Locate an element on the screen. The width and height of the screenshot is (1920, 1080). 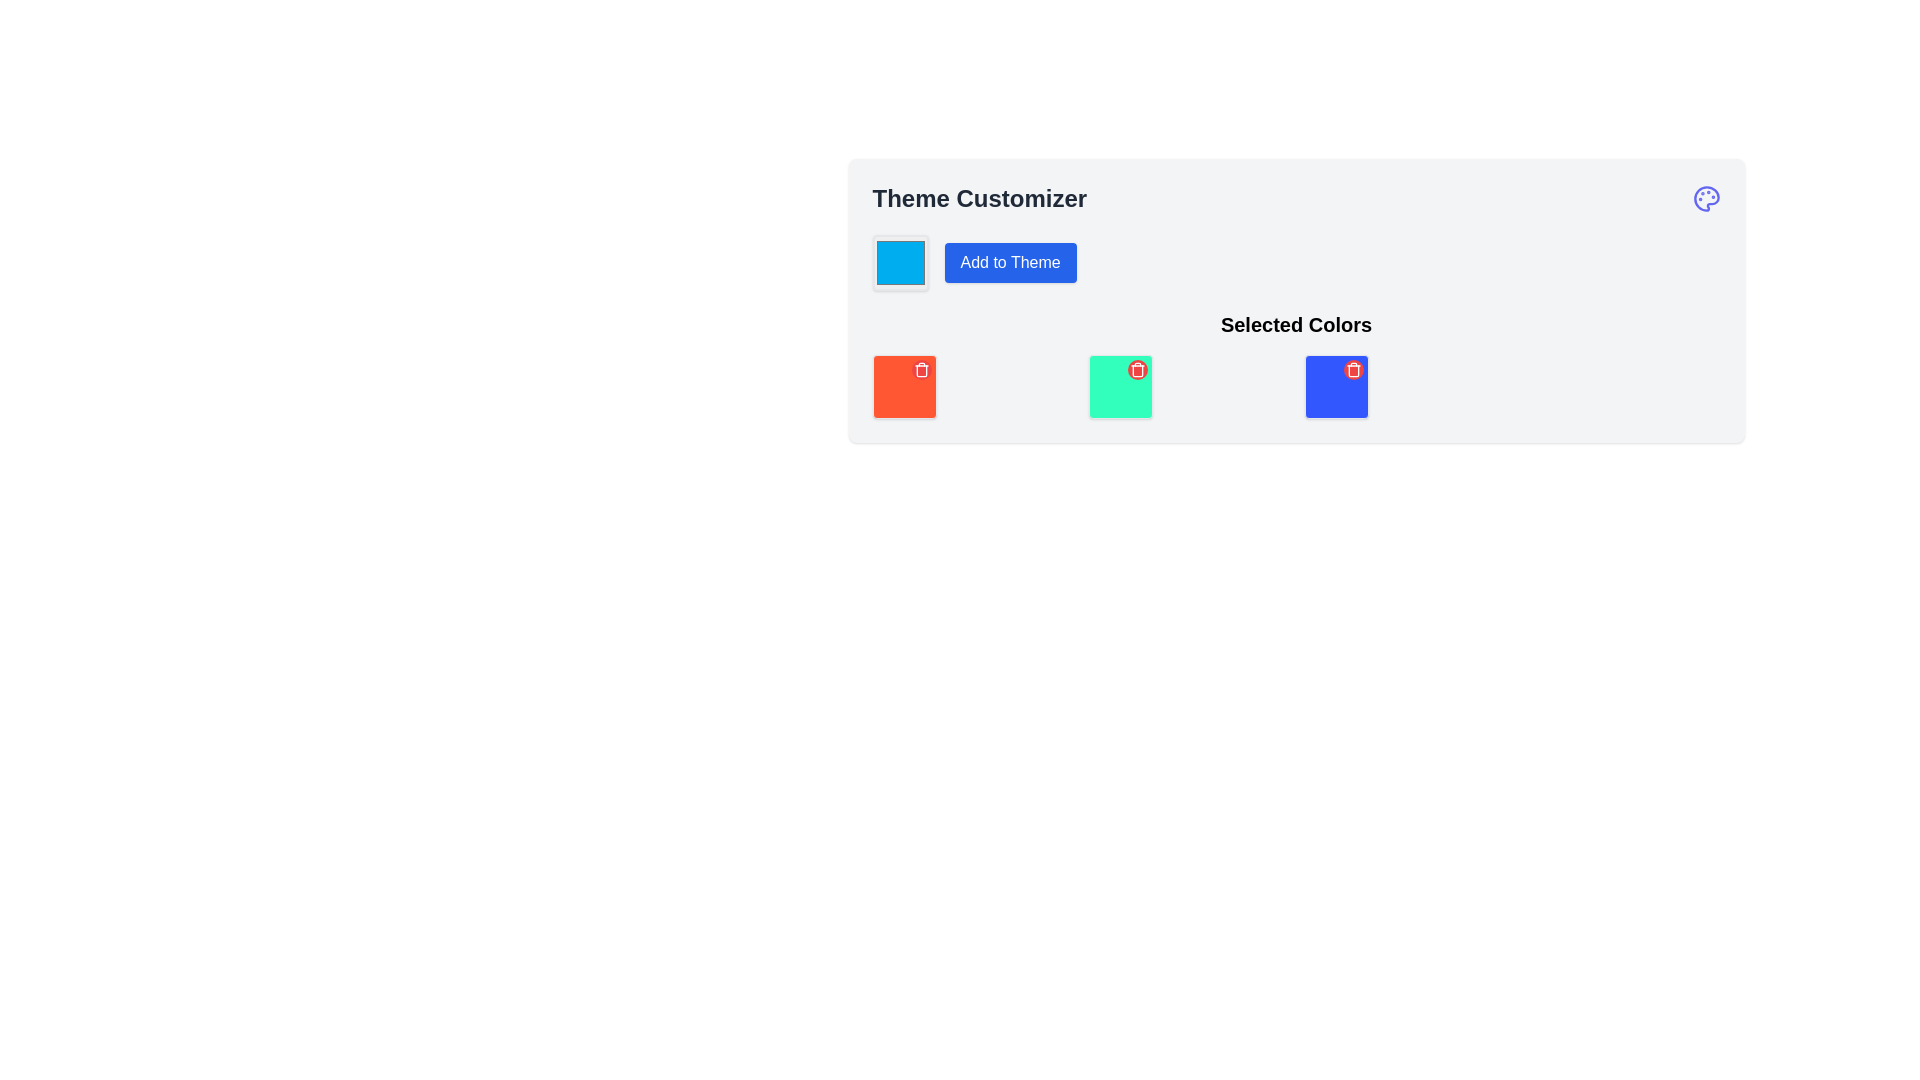
the trash icon button located in the top-right corner of the blue color block under the 'Selected Colors' section is located at coordinates (1353, 370).